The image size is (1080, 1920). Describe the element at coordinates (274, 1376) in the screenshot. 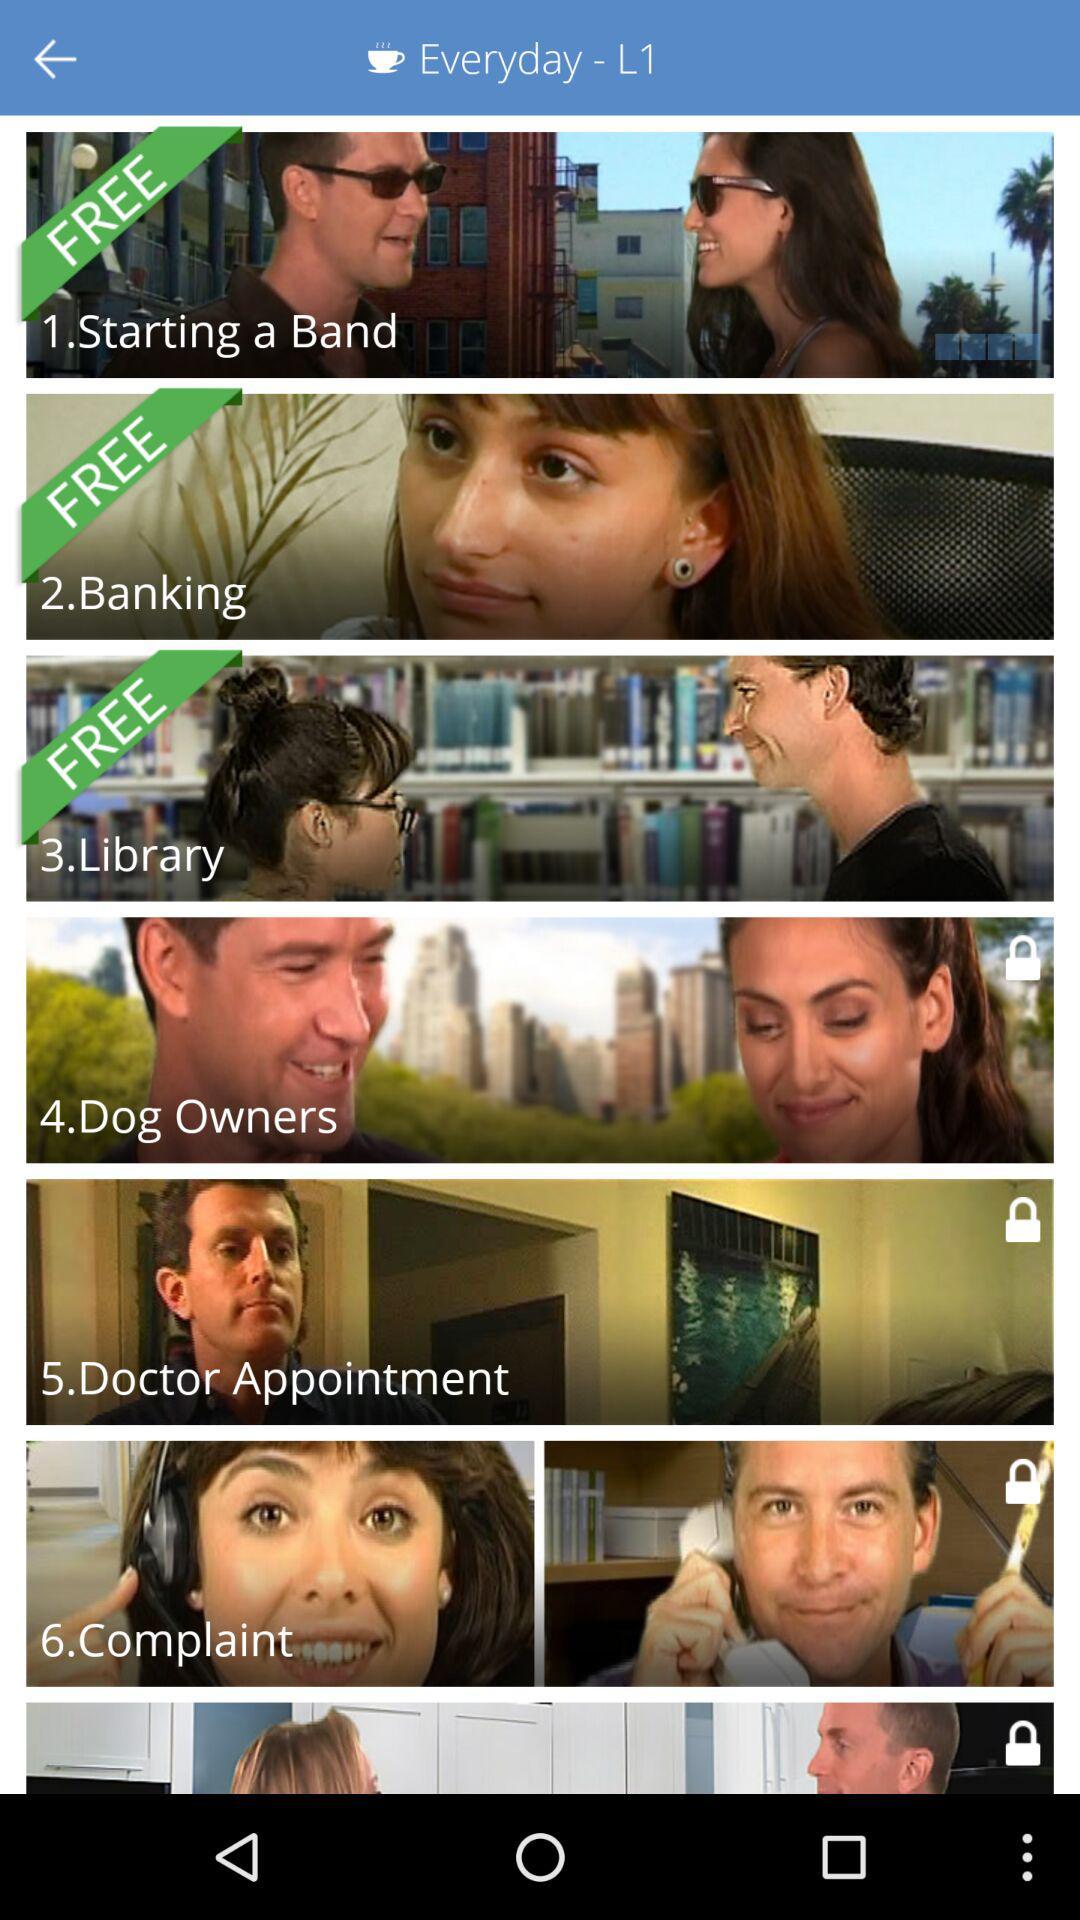

I see `the 5.doctor appointment` at that location.